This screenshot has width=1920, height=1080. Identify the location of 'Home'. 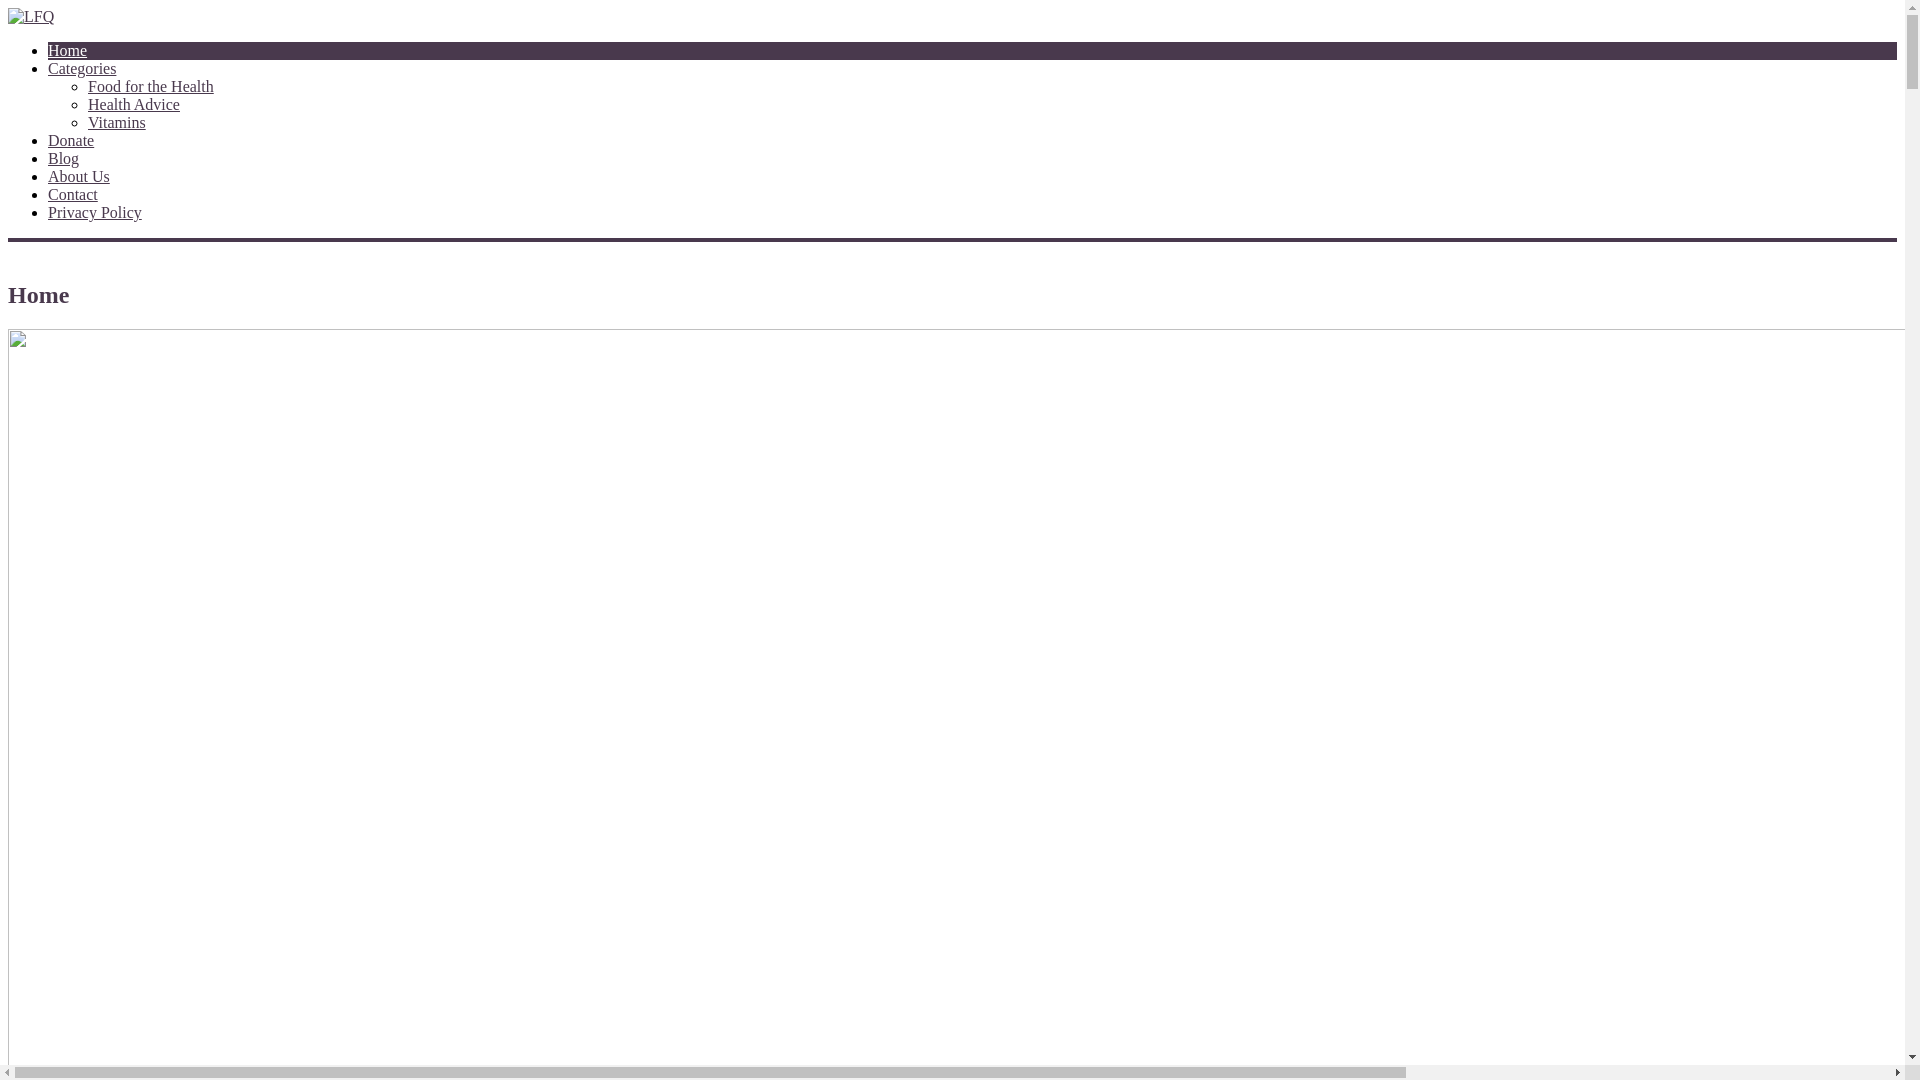
(67, 49).